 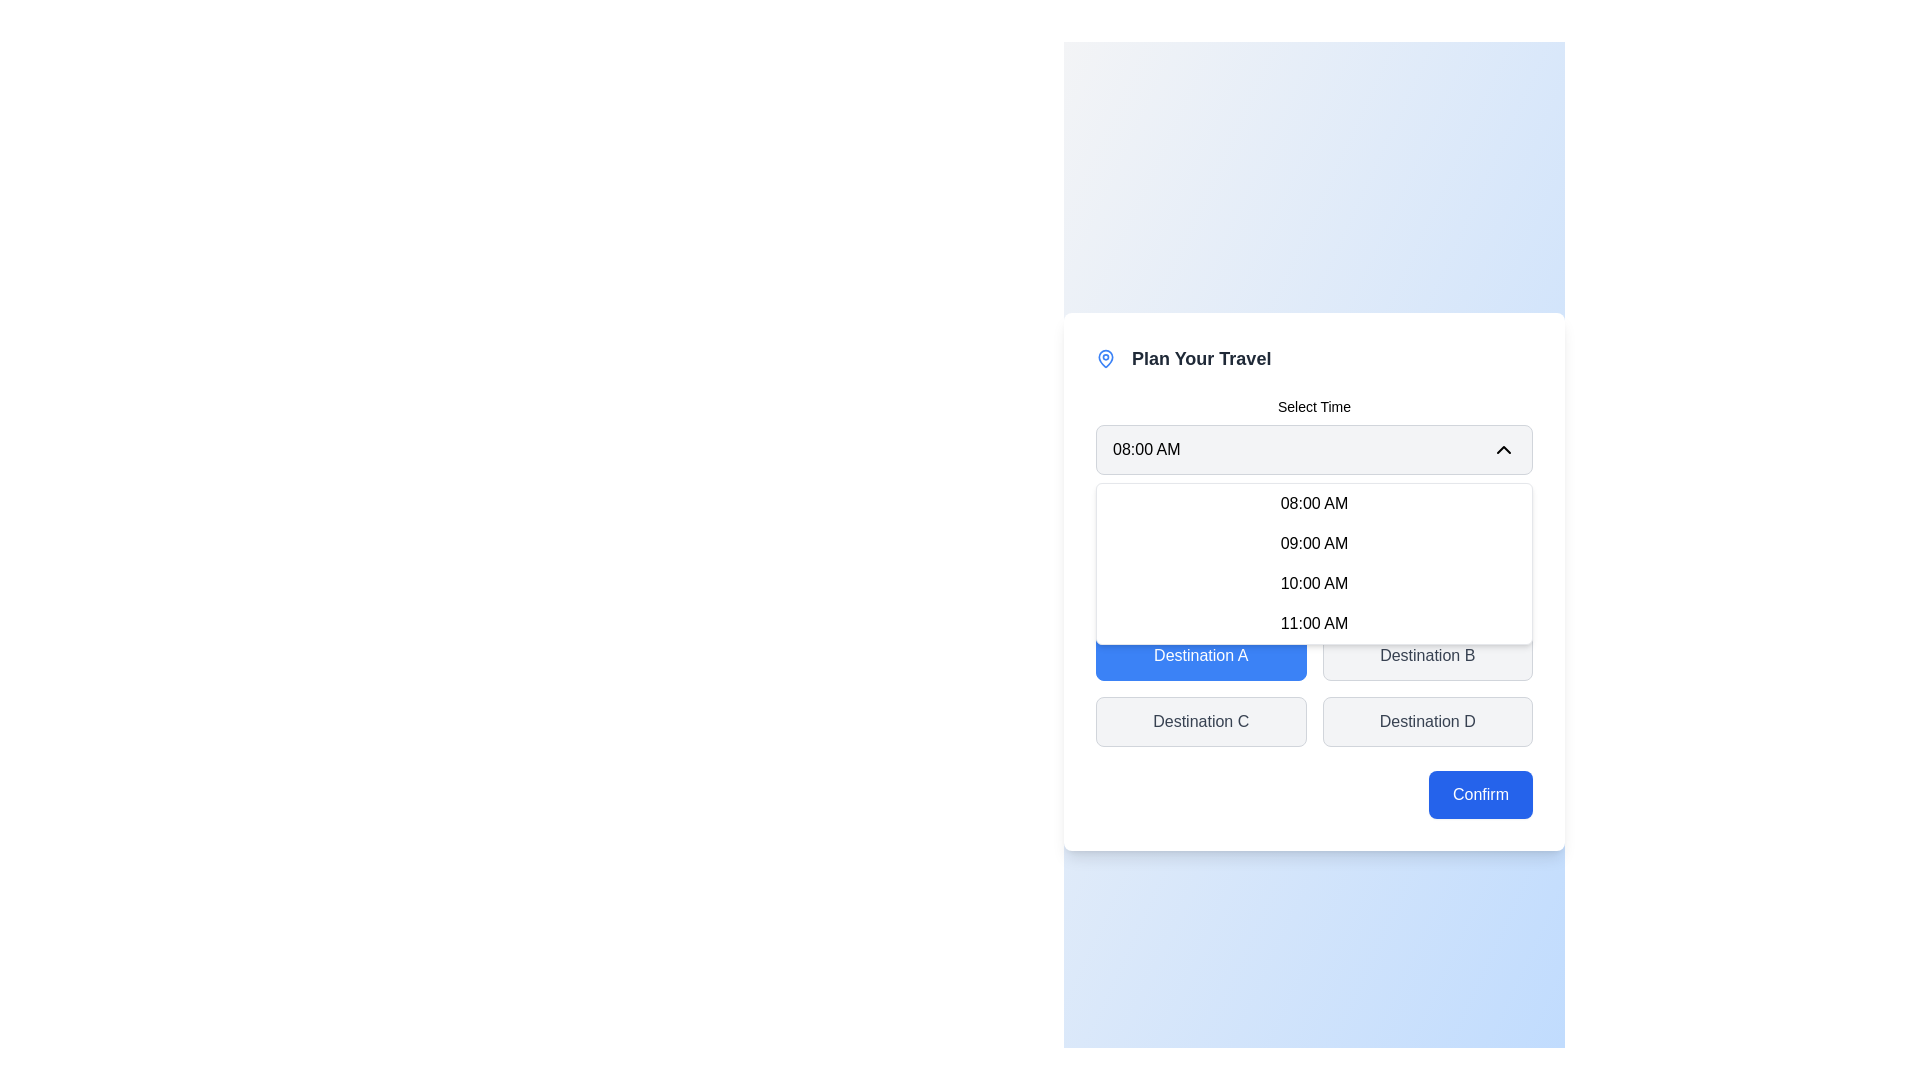 What do you see at coordinates (1314, 571) in the screenshot?
I see `the Dropdown list item displaying '10:00 AM' within the 'Select Time' section of the 'Plan Your Travel' interface` at bounding box center [1314, 571].